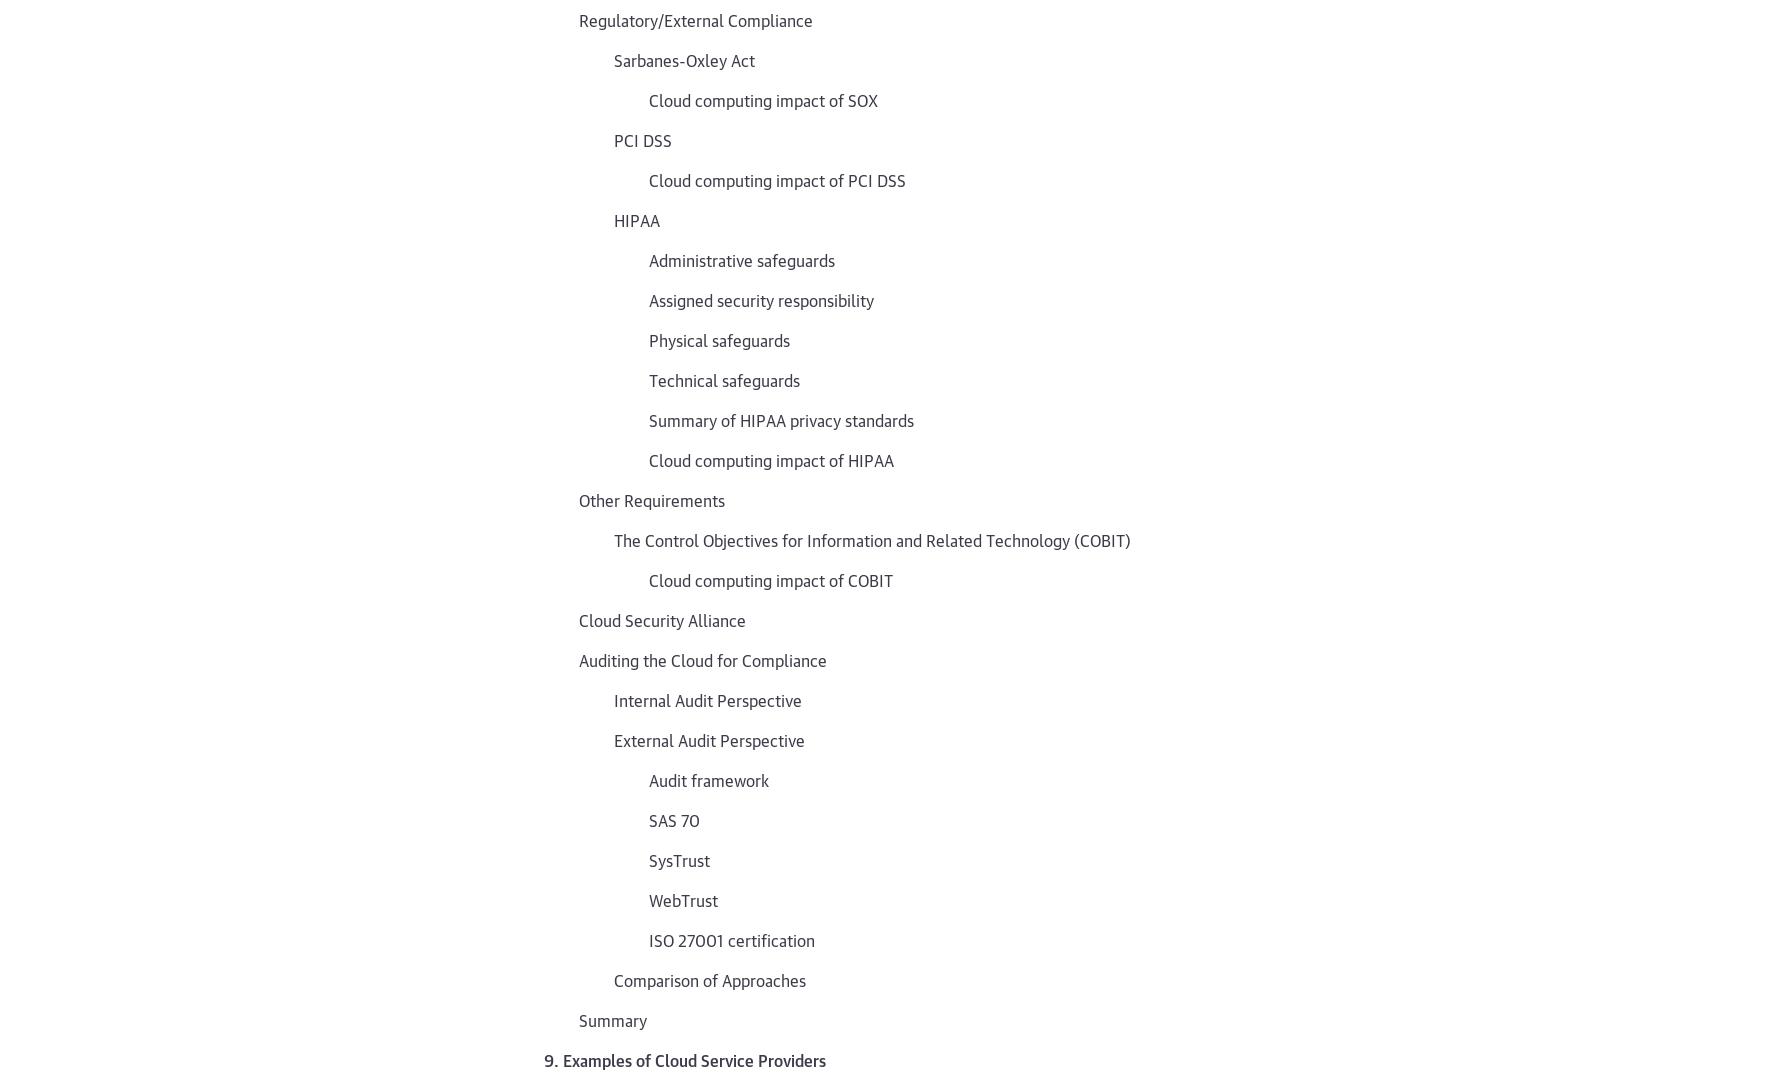 The width and height of the screenshot is (1783, 1079). Describe the element at coordinates (542, 1058) in the screenshot. I see `'9. Examples of Cloud Service Providers'` at that location.